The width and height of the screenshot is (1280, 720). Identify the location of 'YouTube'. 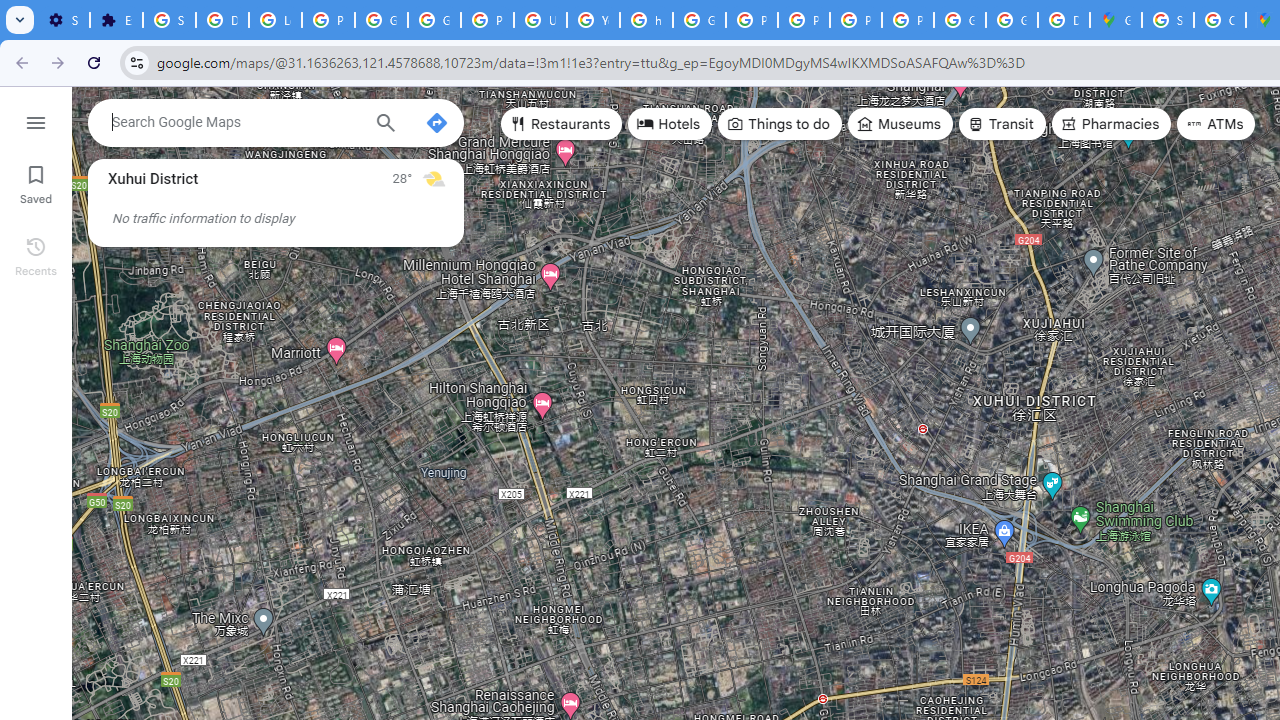
(592, 20).